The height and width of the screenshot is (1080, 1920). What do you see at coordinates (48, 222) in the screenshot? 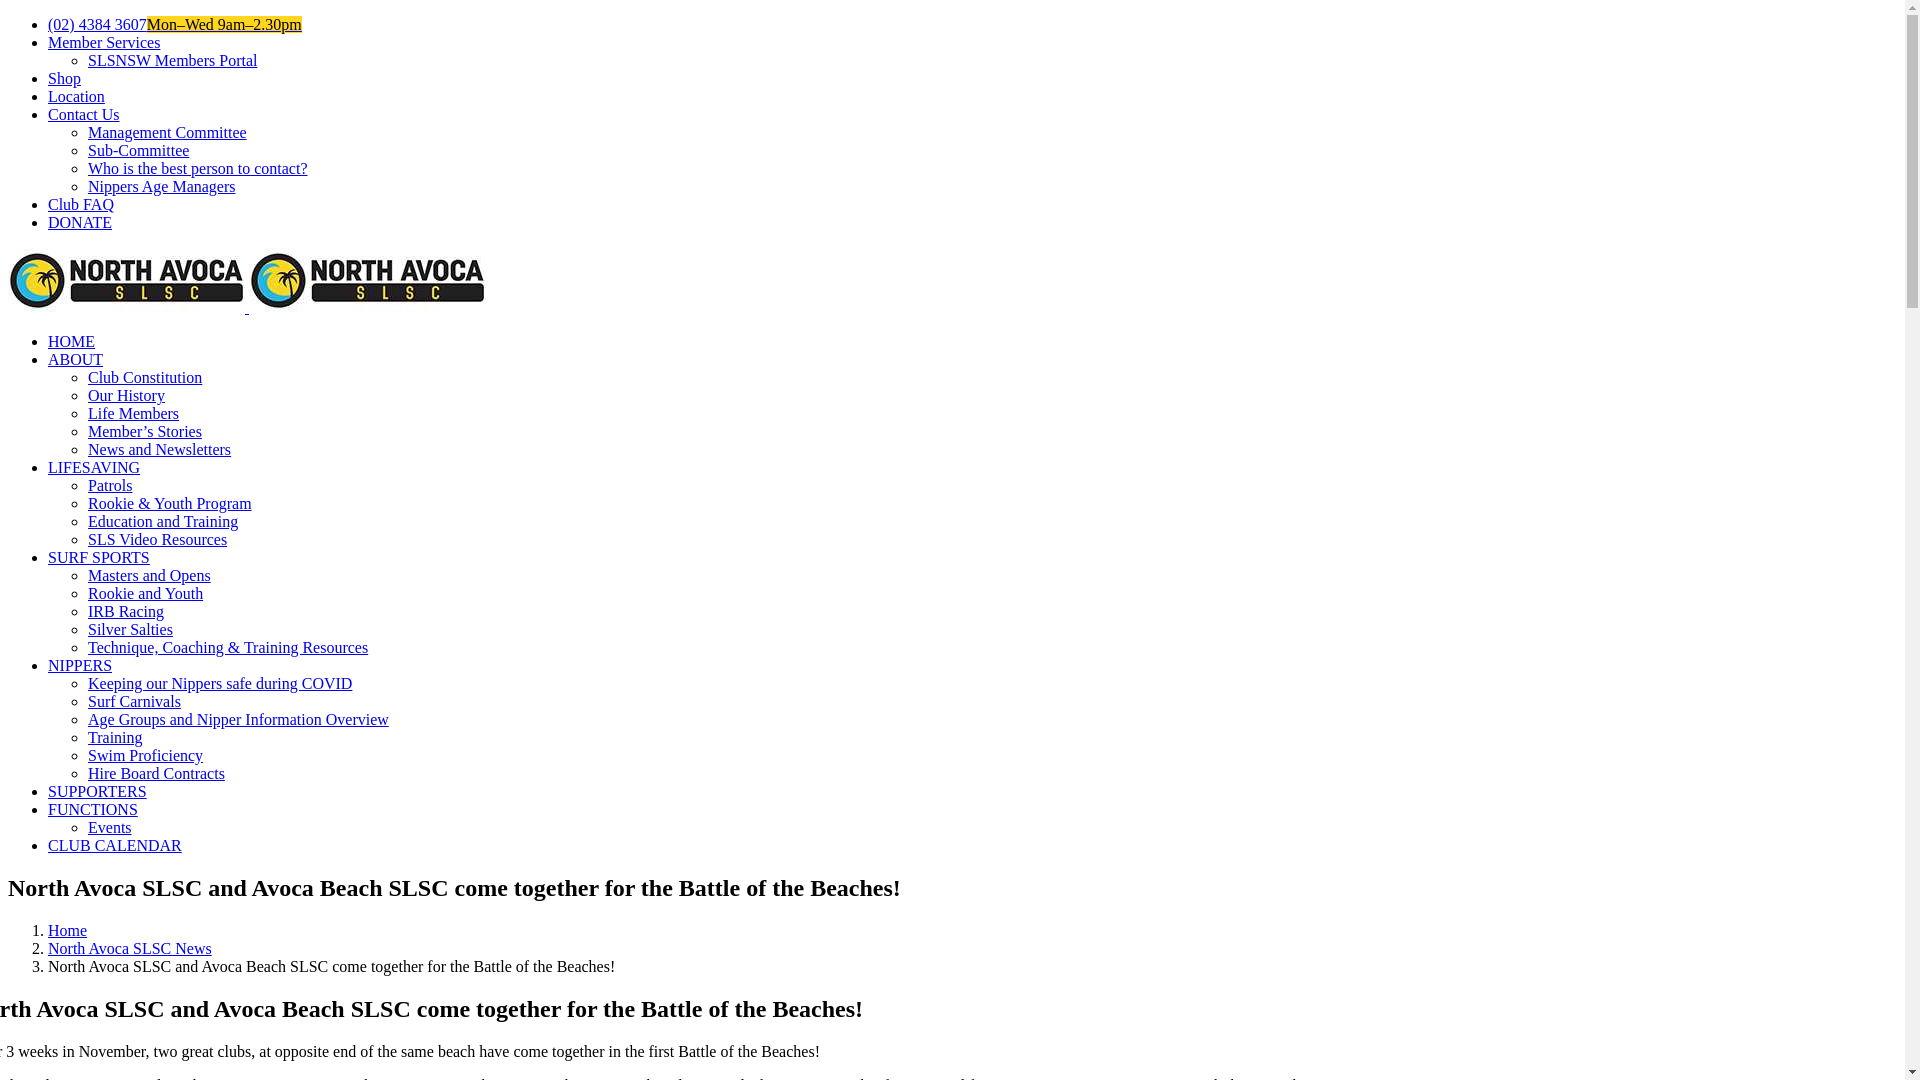
I see `'DONATE'` at bounding box center [48, 222].